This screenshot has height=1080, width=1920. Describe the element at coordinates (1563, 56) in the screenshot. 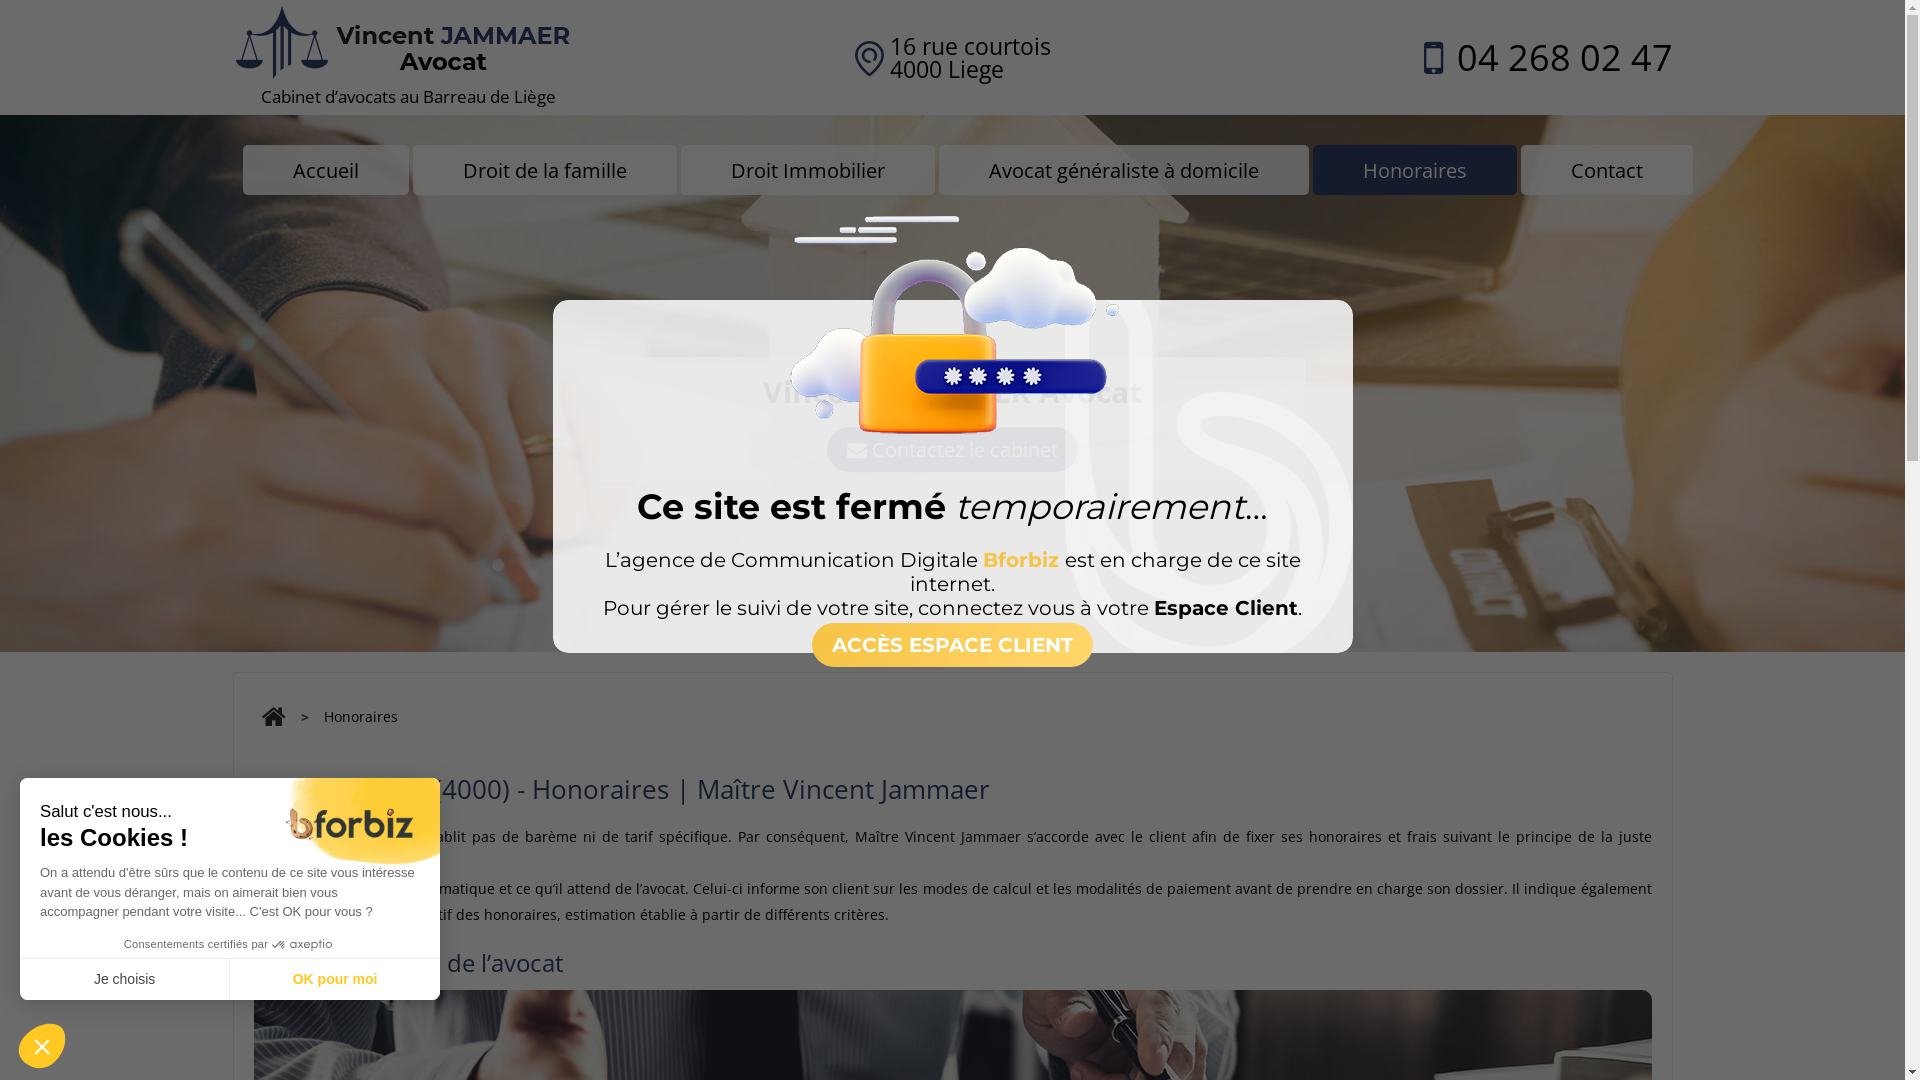

I see `'04 268 02 47'` at that location.